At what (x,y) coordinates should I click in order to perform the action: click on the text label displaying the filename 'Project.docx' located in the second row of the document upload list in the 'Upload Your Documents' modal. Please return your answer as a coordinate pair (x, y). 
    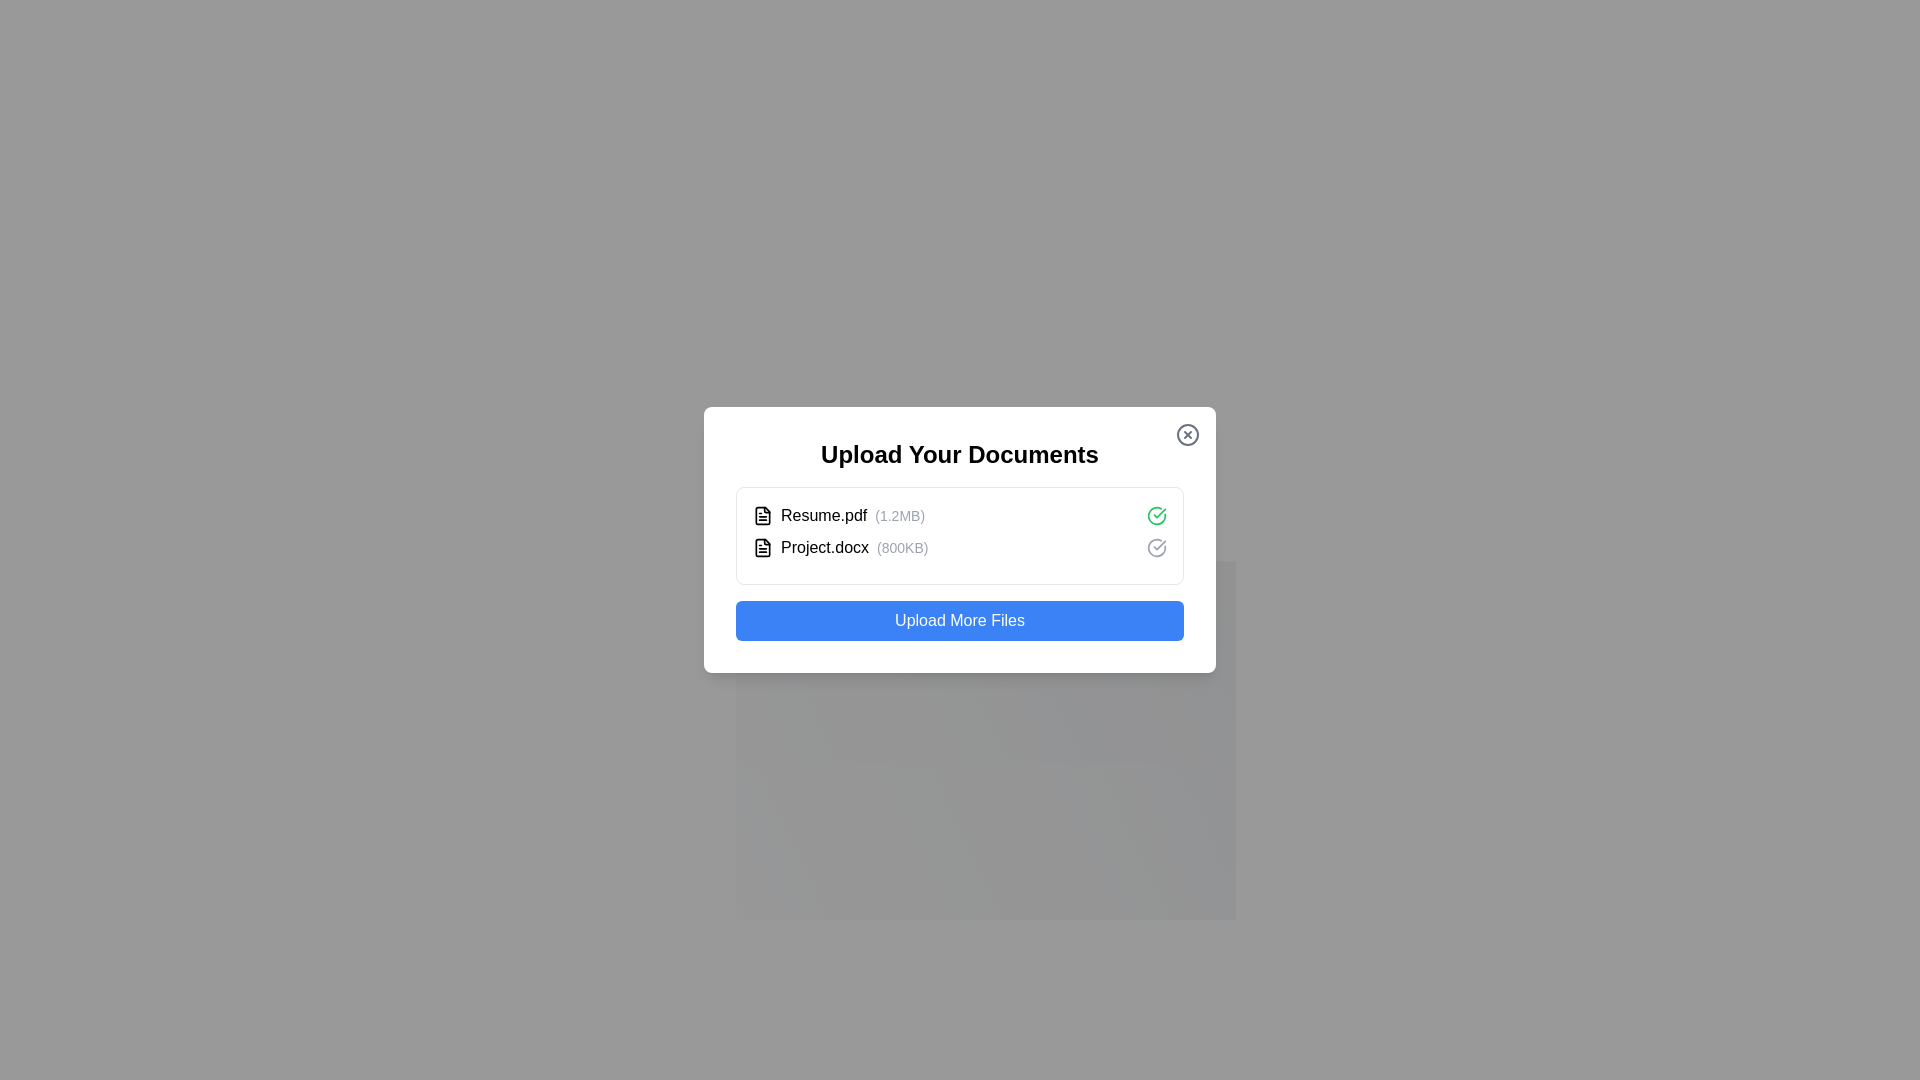
    Looking at the image, I should click on (825, 547).